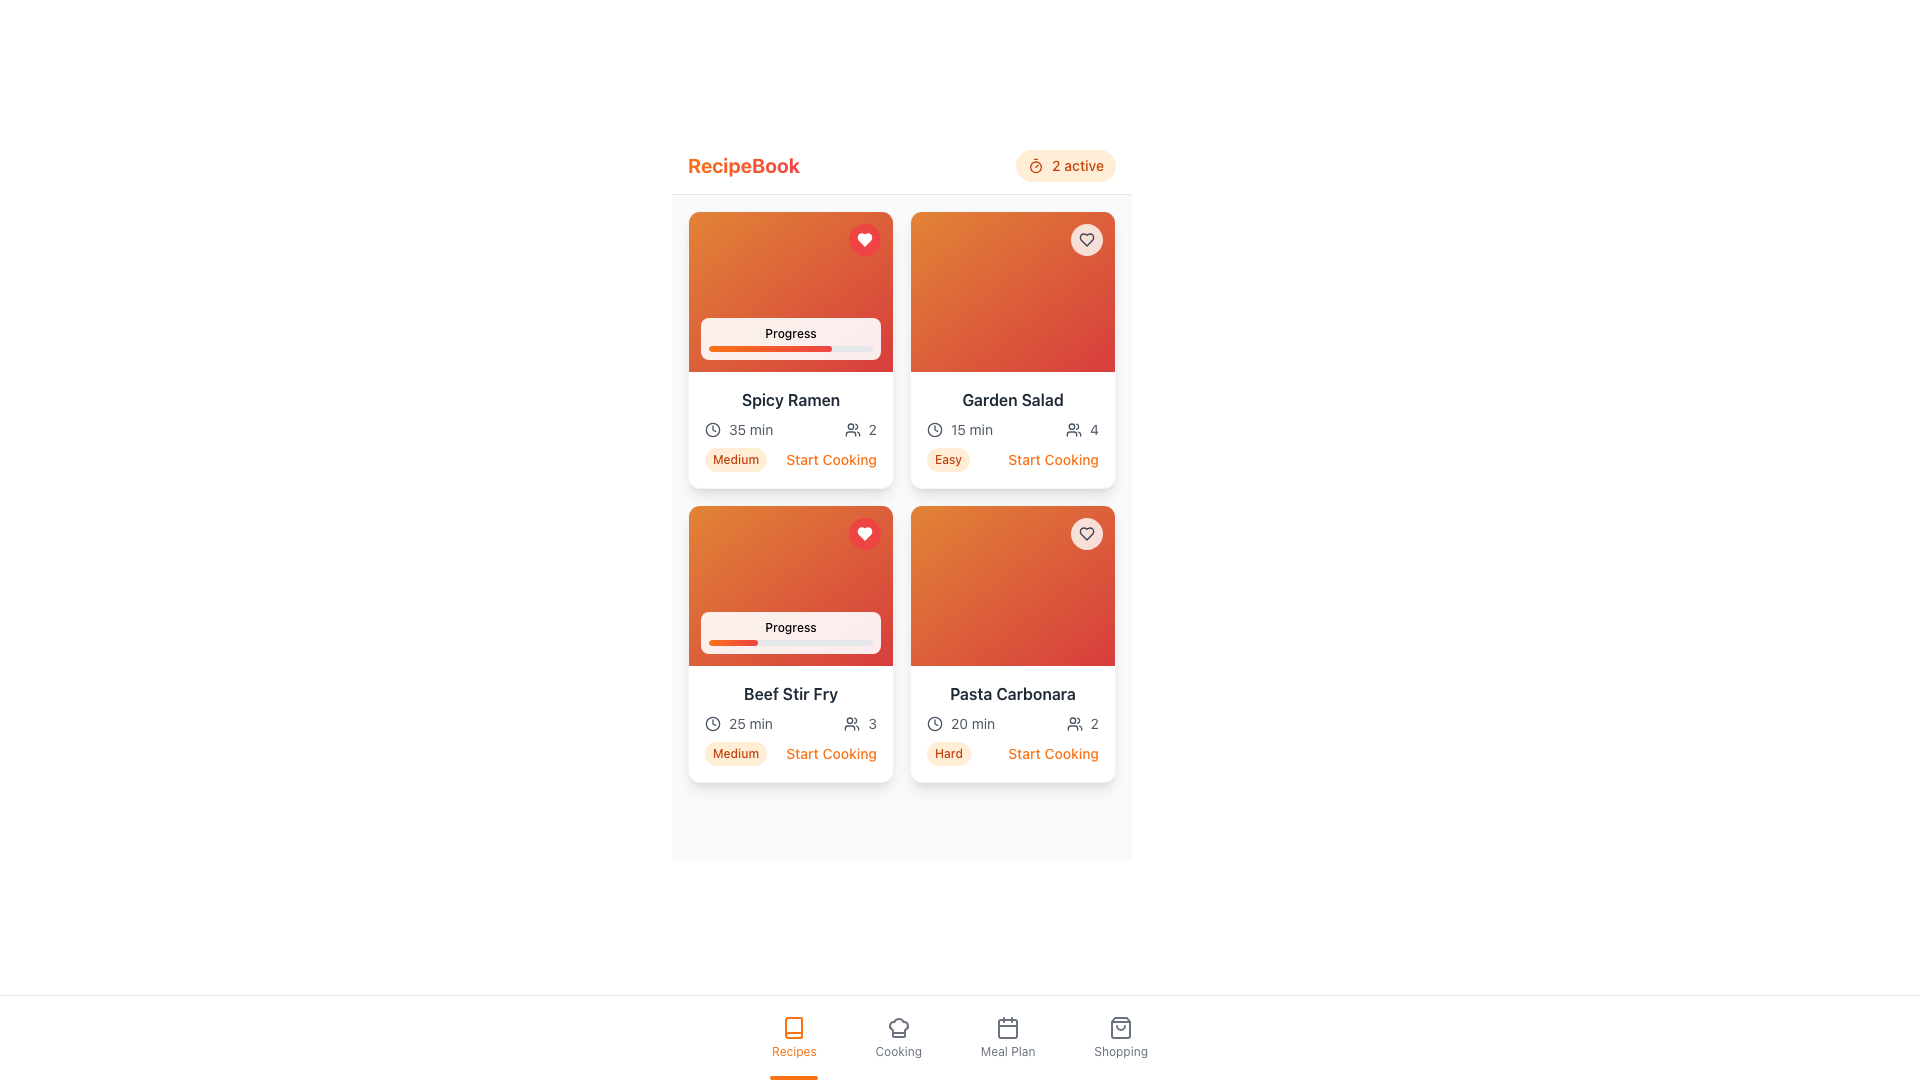  I want to click on the text label that displays '2 active' within an orange-tinted badge, located in the top right area of the interface next to a timer icon, so click(1077, 164).